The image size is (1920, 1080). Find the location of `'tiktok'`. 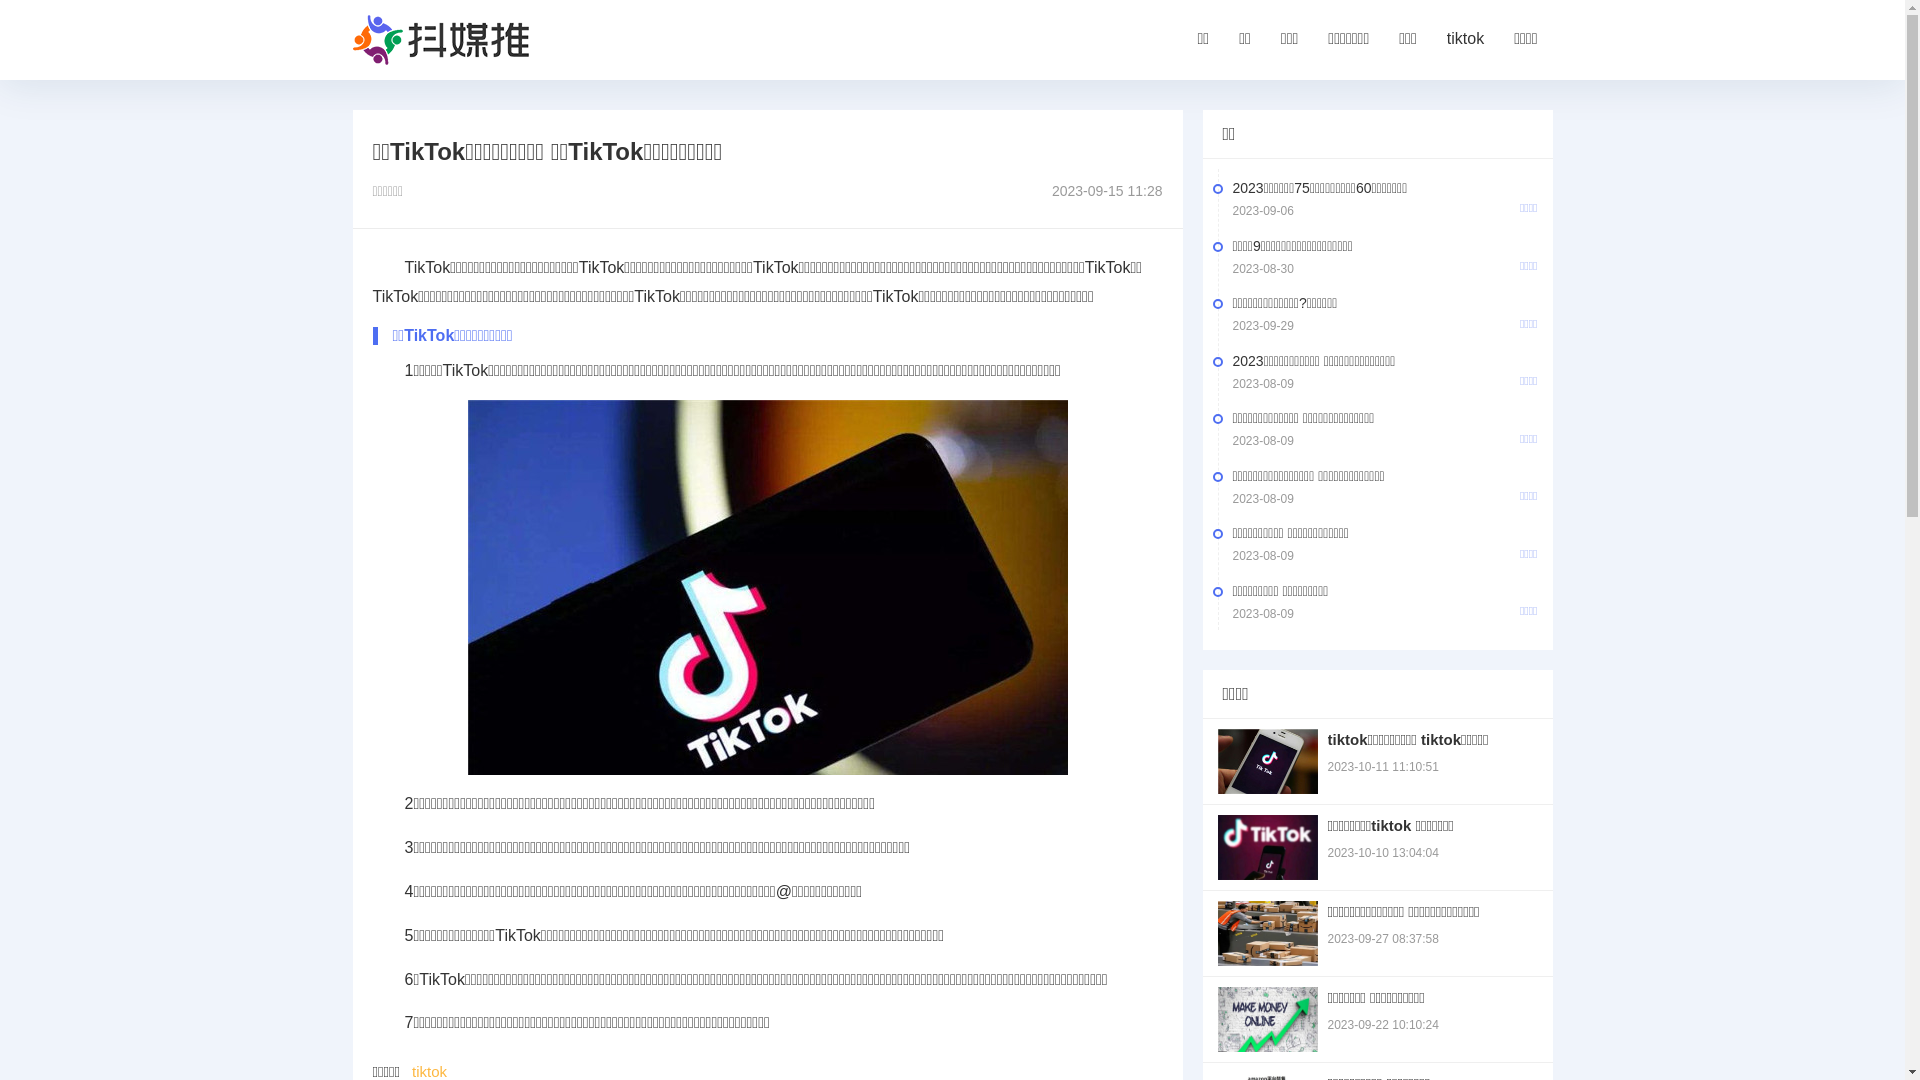

'tiktok' is located at coordinates (1441, 39).